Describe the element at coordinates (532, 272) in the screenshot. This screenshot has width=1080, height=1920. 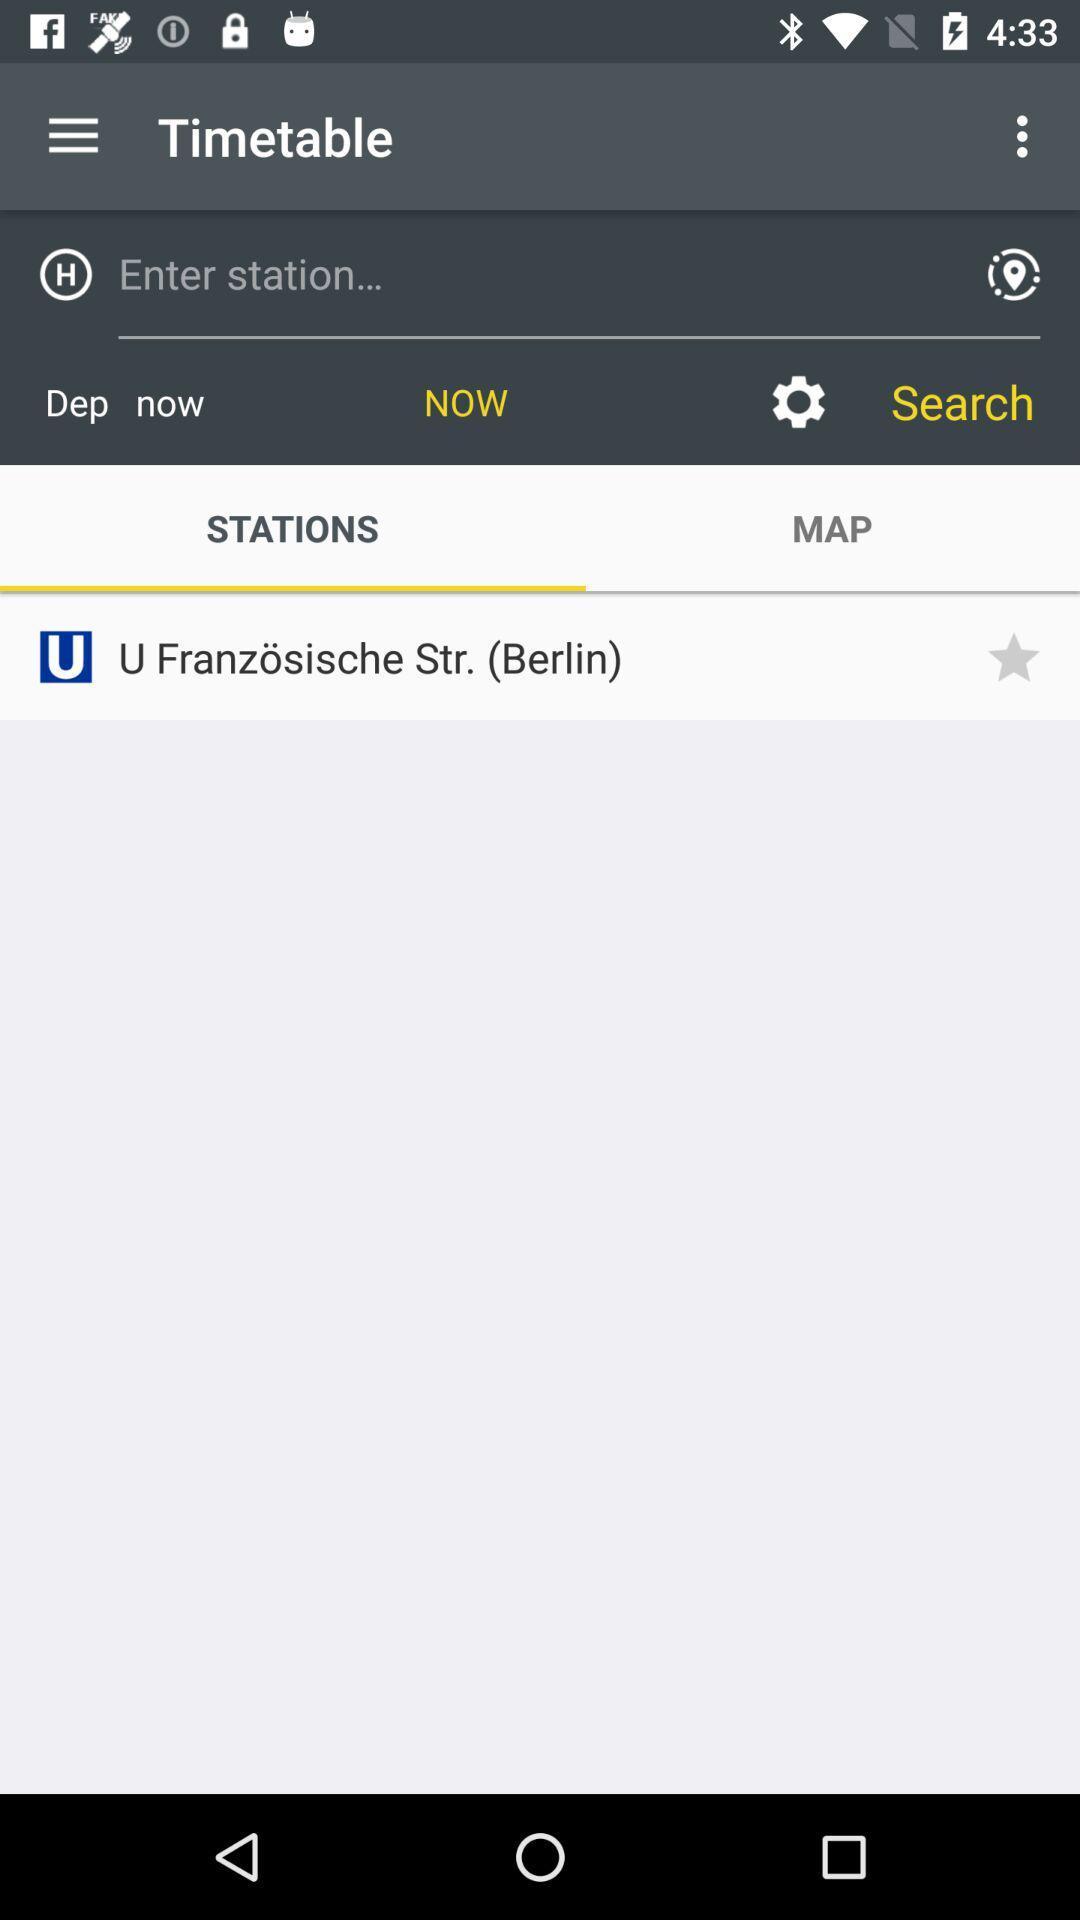
I see `station name input field` at that location.